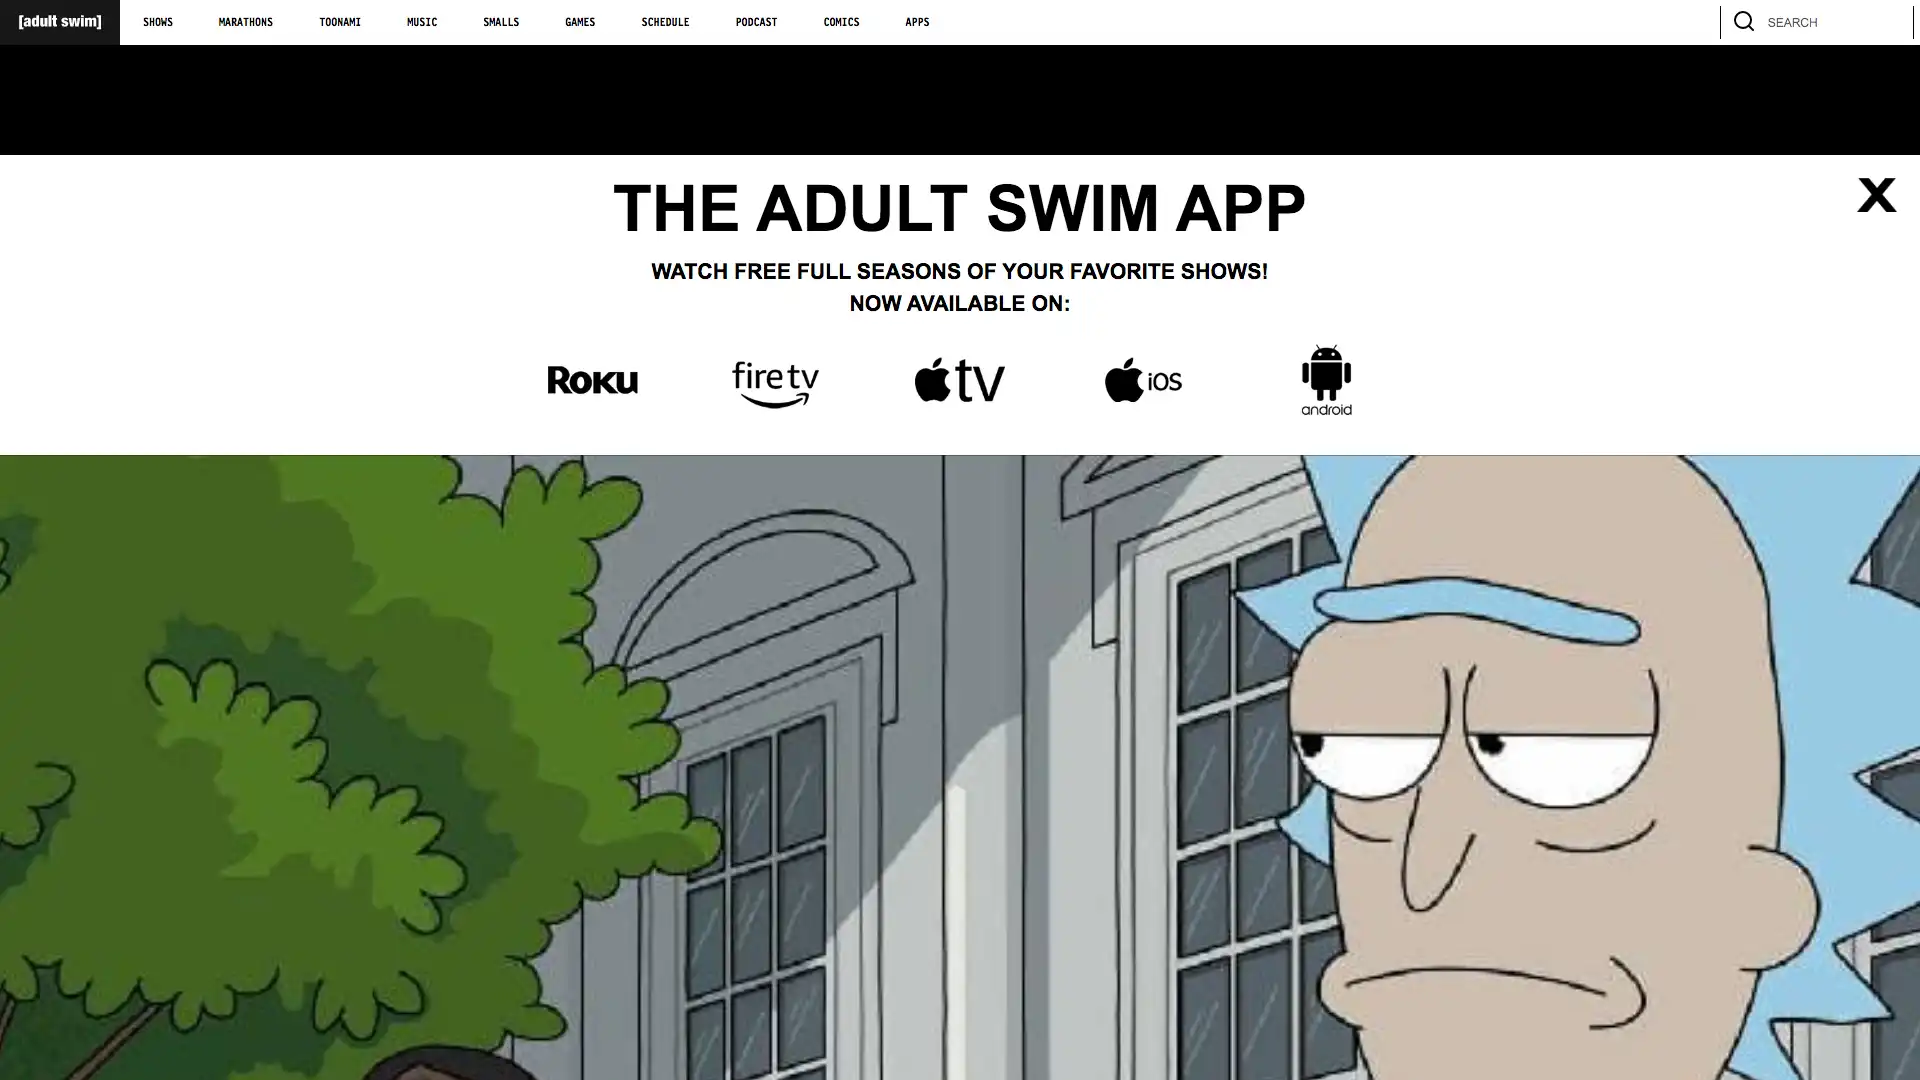 The image size is (1920, 1080). What do you see at coordinates (1875, 194) in the screenshot?
I see `Close list of apps` at bounding box center [1875, 194].